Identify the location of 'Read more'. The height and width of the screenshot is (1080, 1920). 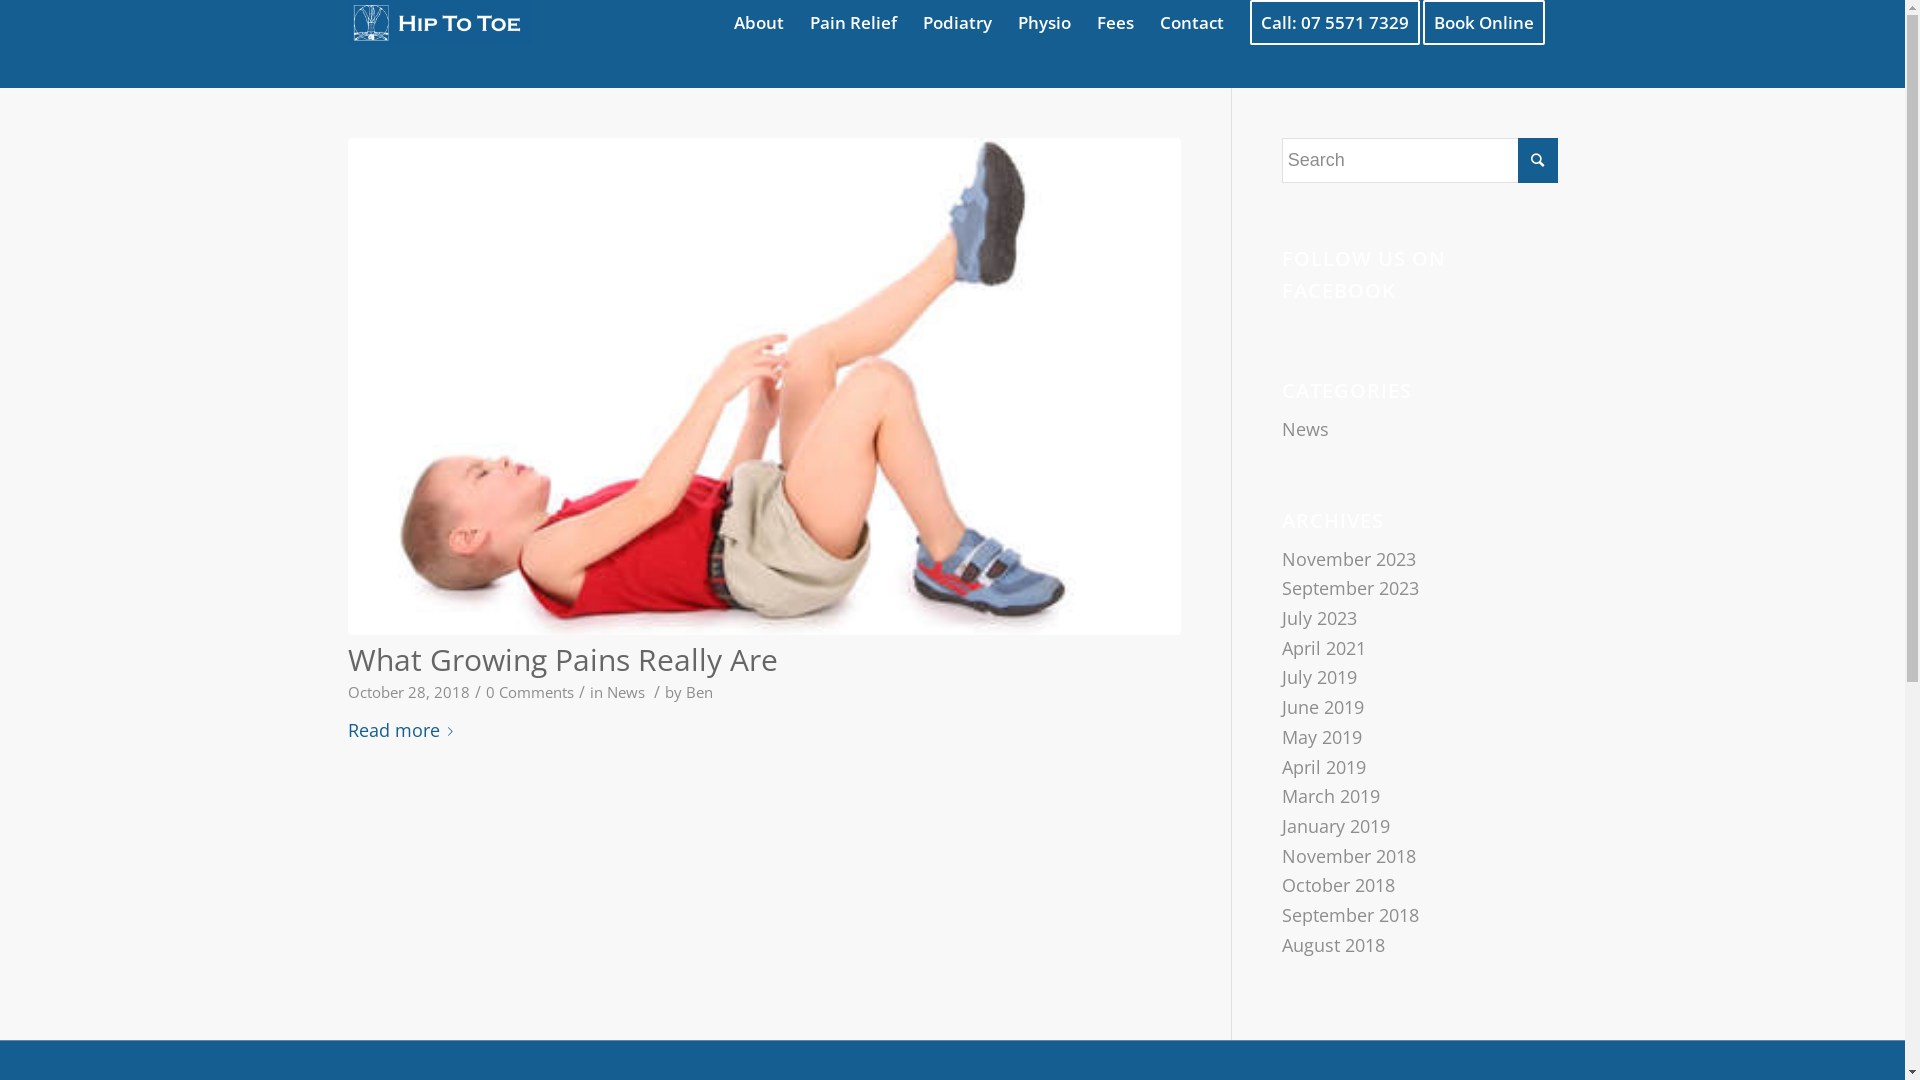
(403, 731).